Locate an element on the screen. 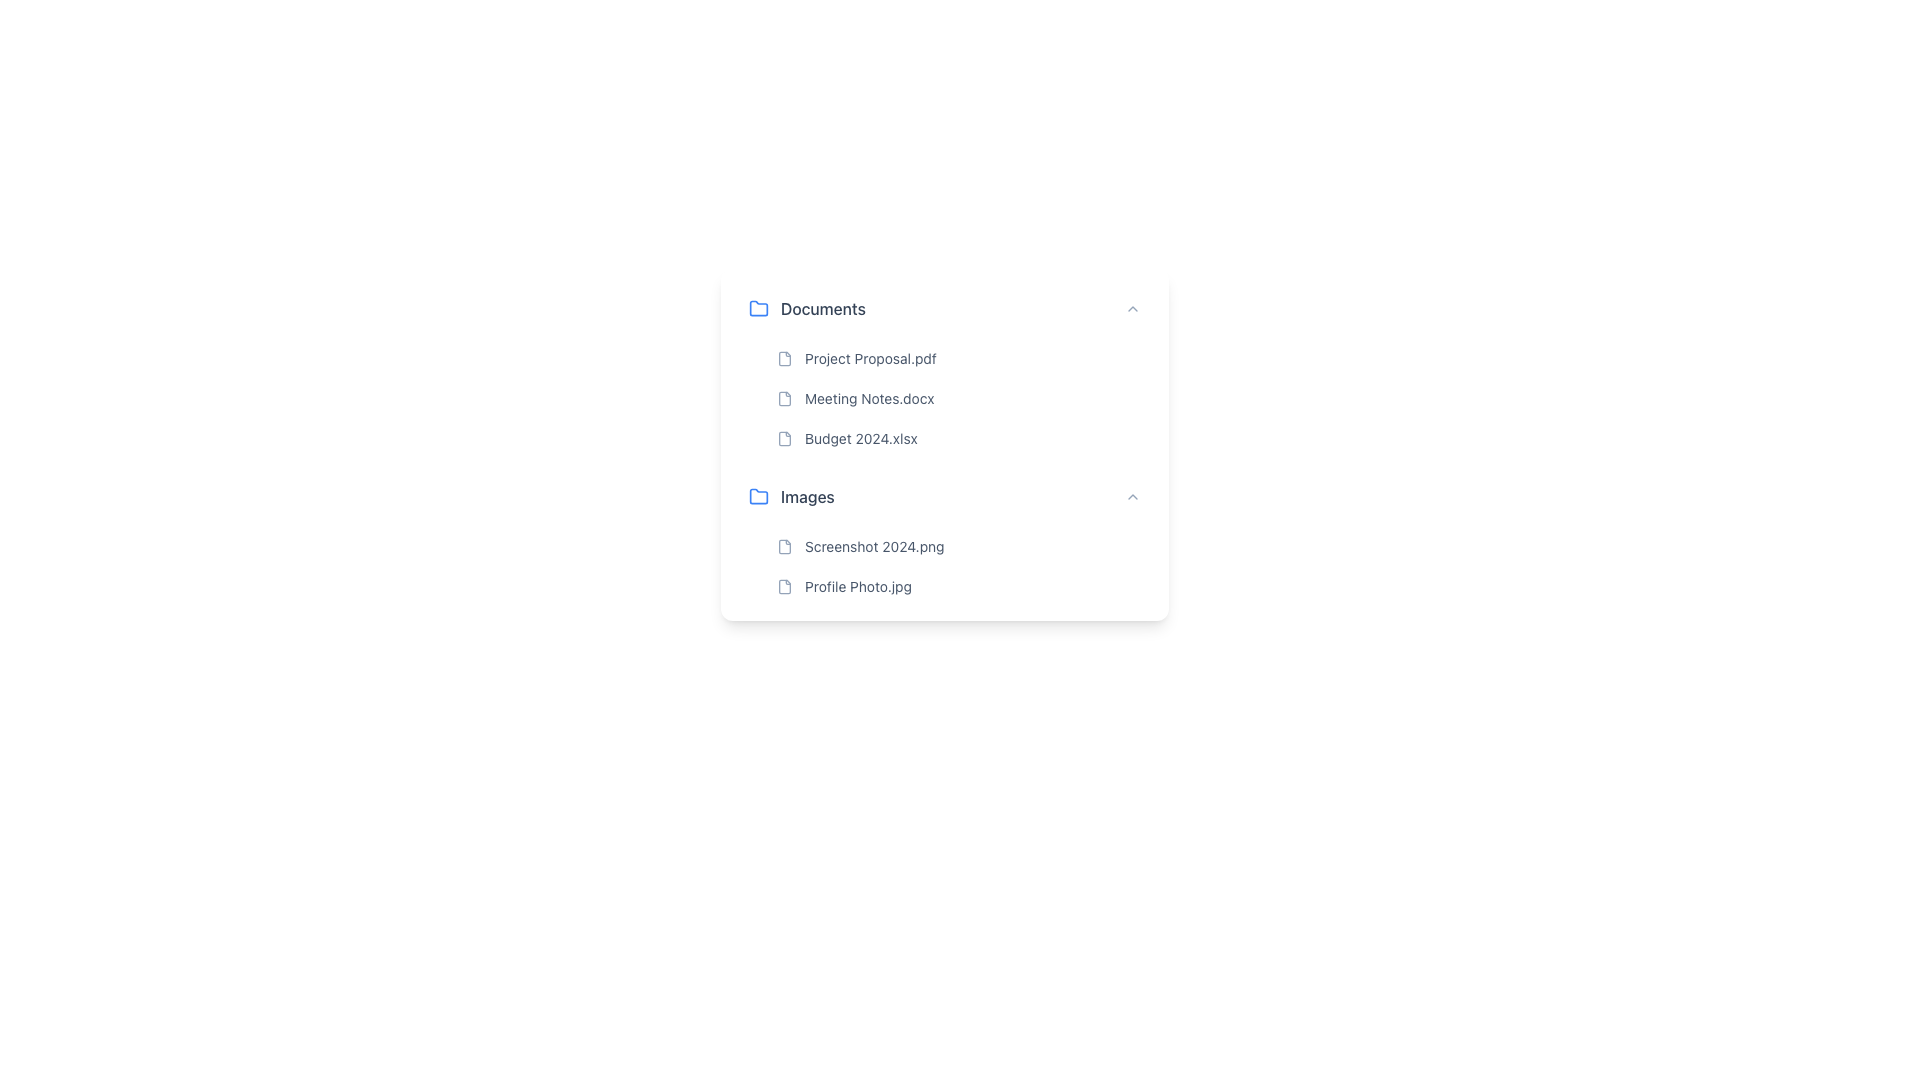  on the third file entry labeled 'Budget 2024.xlsx' in the Documents section is located at coordinates (960, 438).